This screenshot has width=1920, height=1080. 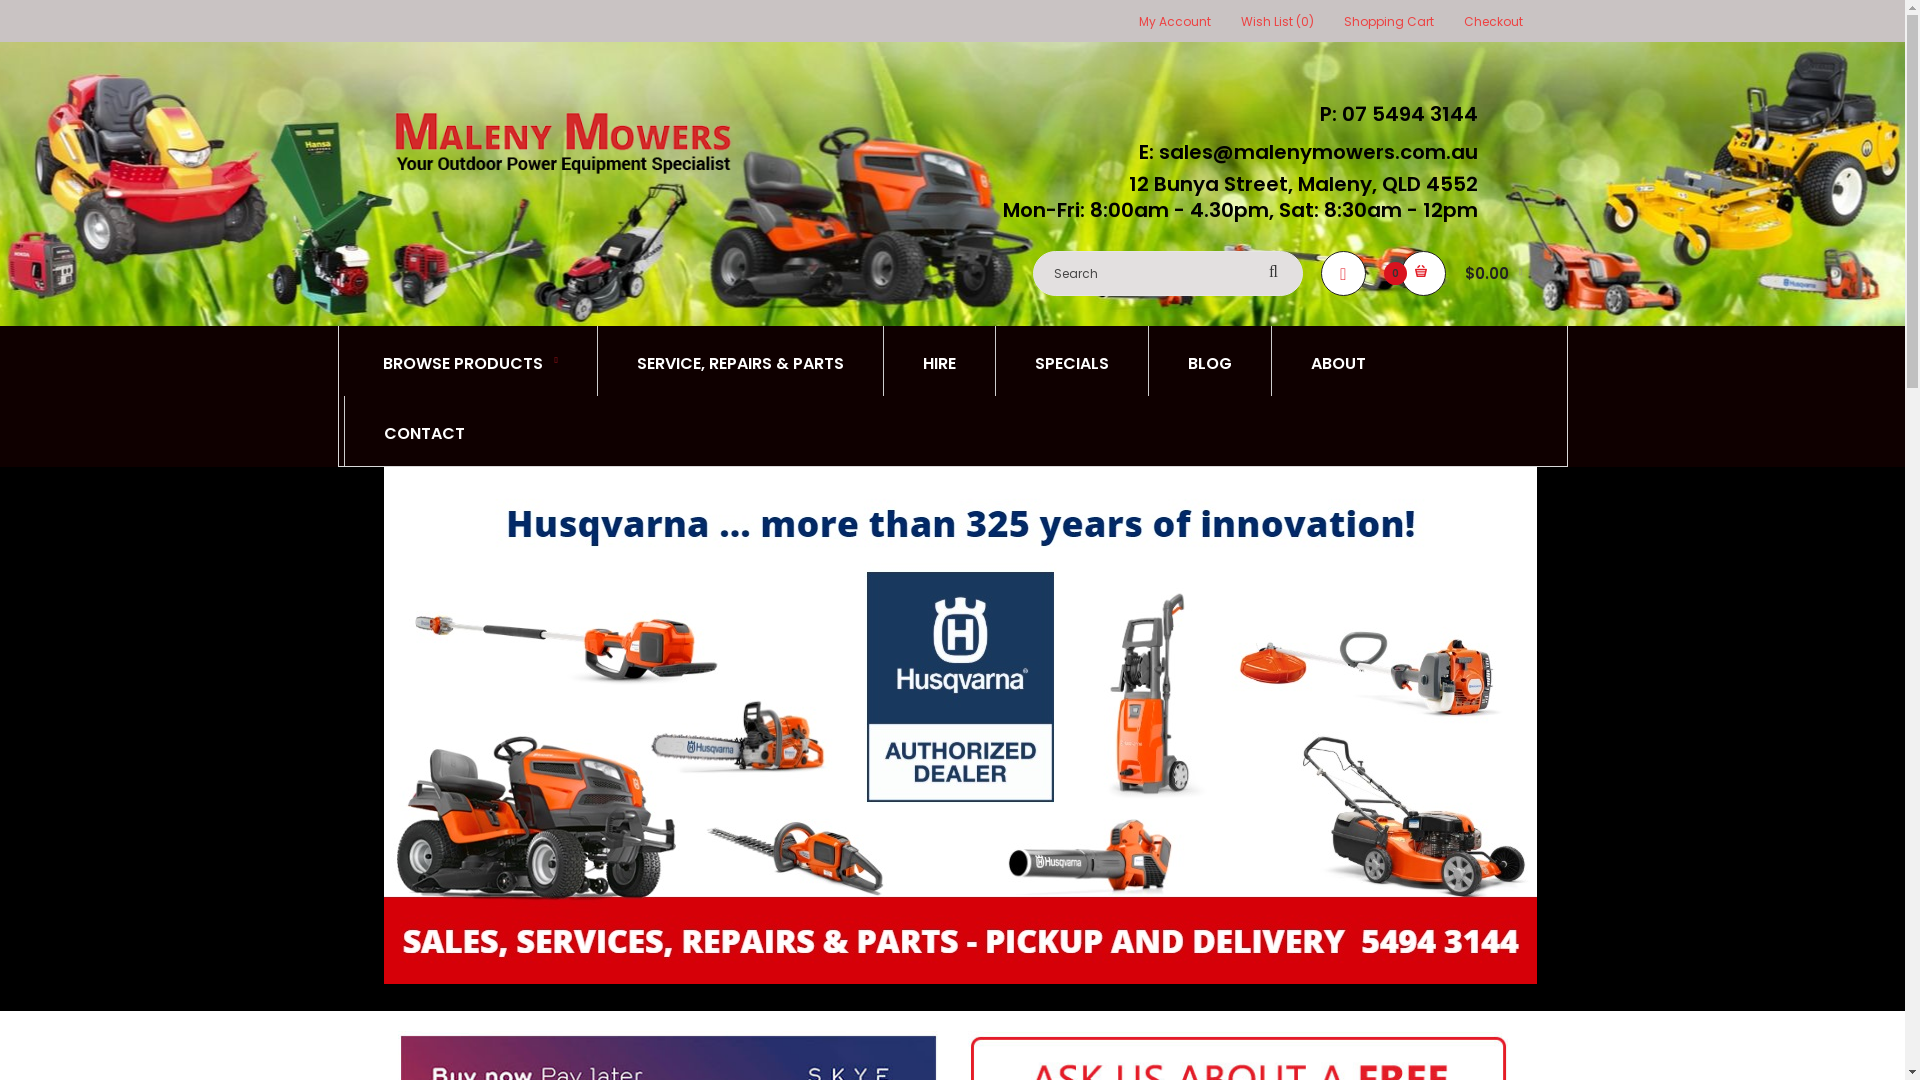 What do you see at coordinates (1174, 21) in the screenshot?
I see `'My Account'` at bounding box center [1174, 21].